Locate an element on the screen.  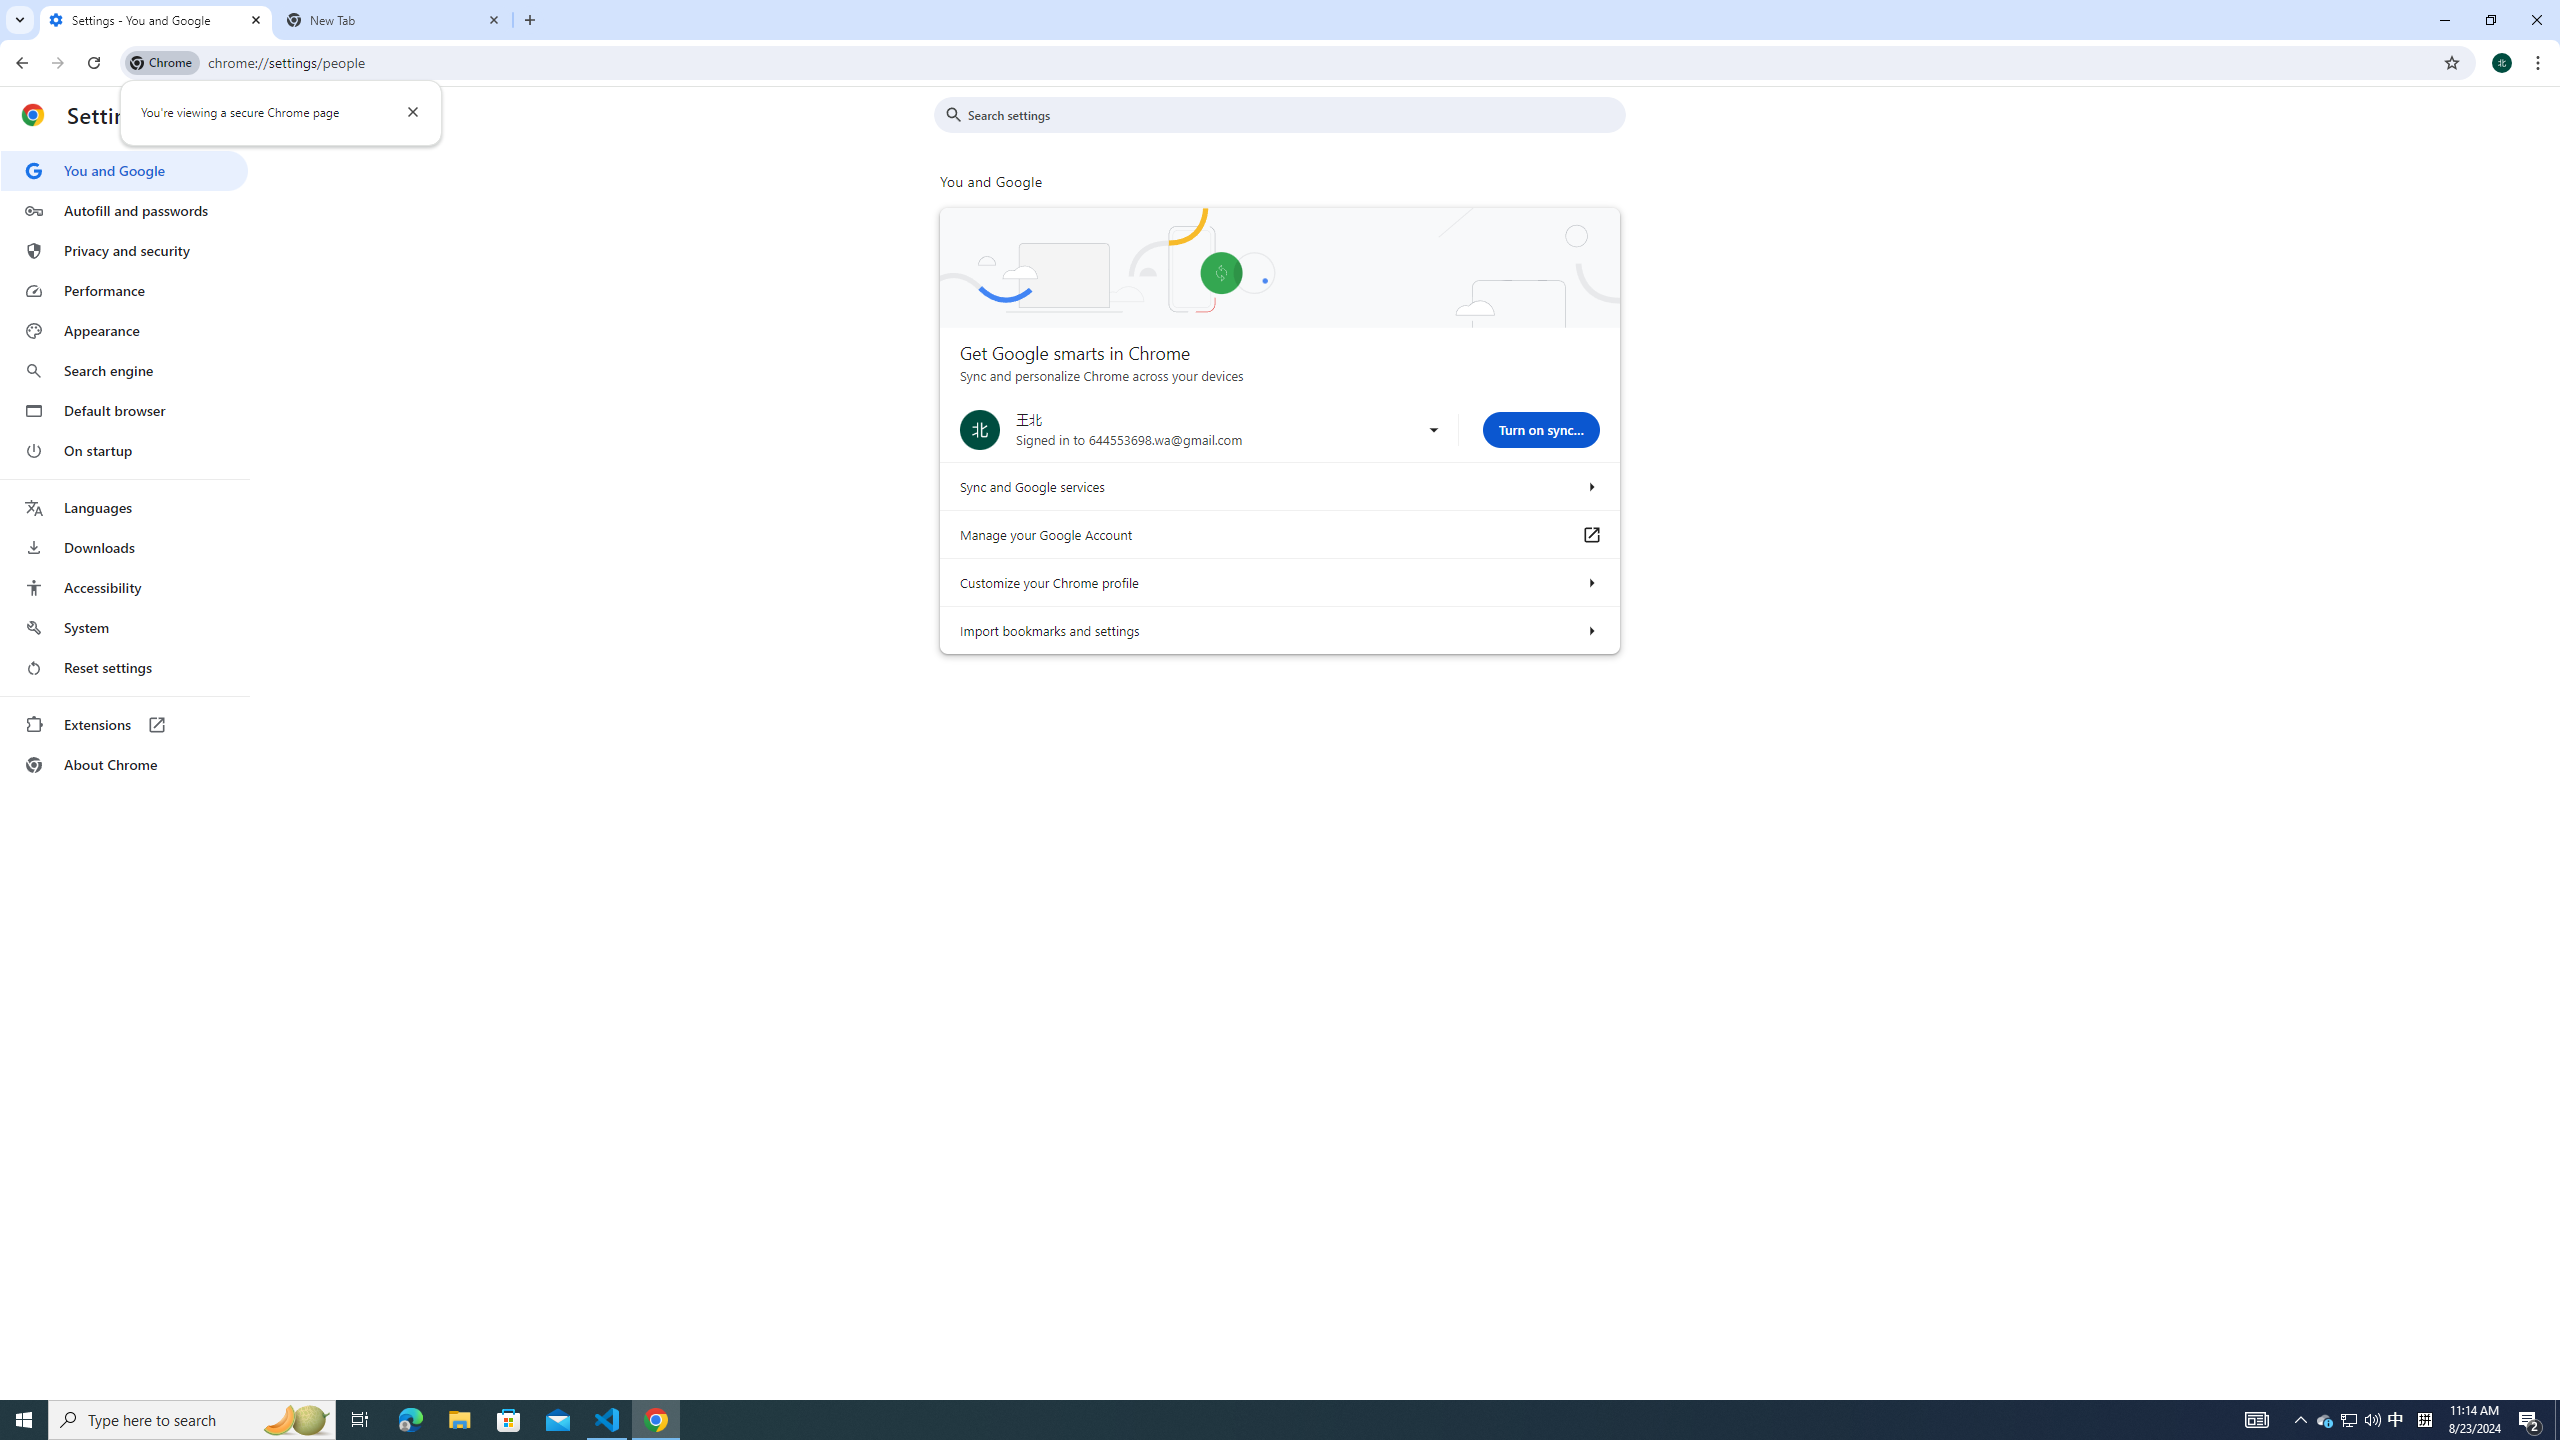
'Type here to search' is located at coordinates (191, 1418).